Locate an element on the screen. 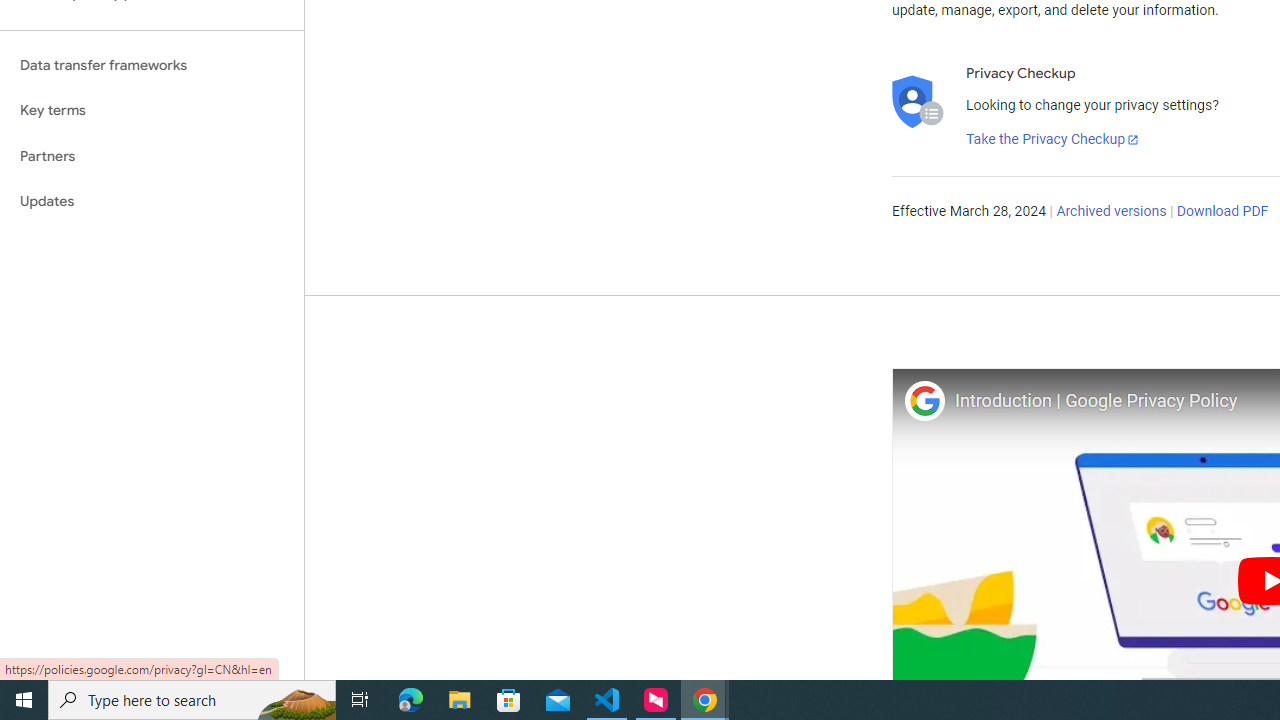 The image size is (1280, 720). 'Take the Privacy Checkup' is located at coordinates (1052, 139).